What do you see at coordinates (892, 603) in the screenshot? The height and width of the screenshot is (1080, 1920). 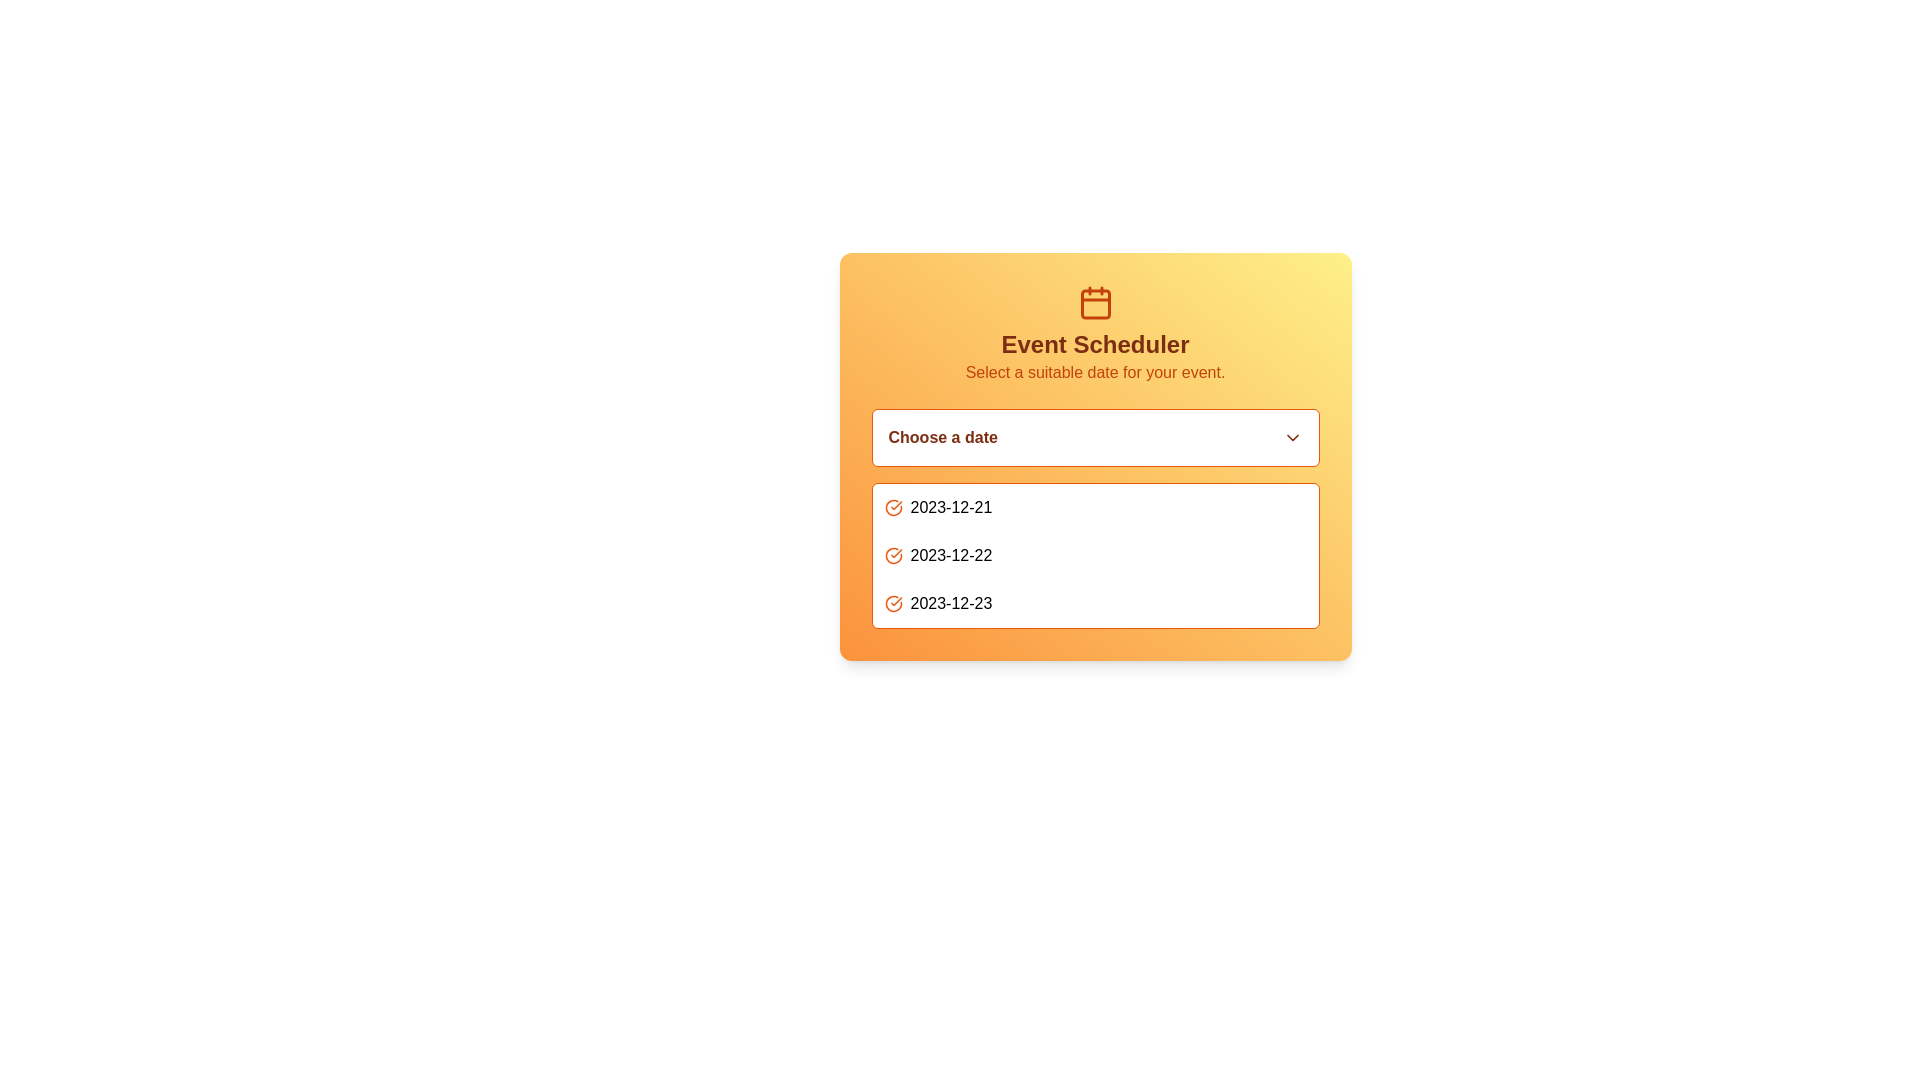 I see `the icon indicating that the date '2023-12-23' is marked as significant to mark or unmark the date in the event scheduler interface` at bounding box center [892, 603].